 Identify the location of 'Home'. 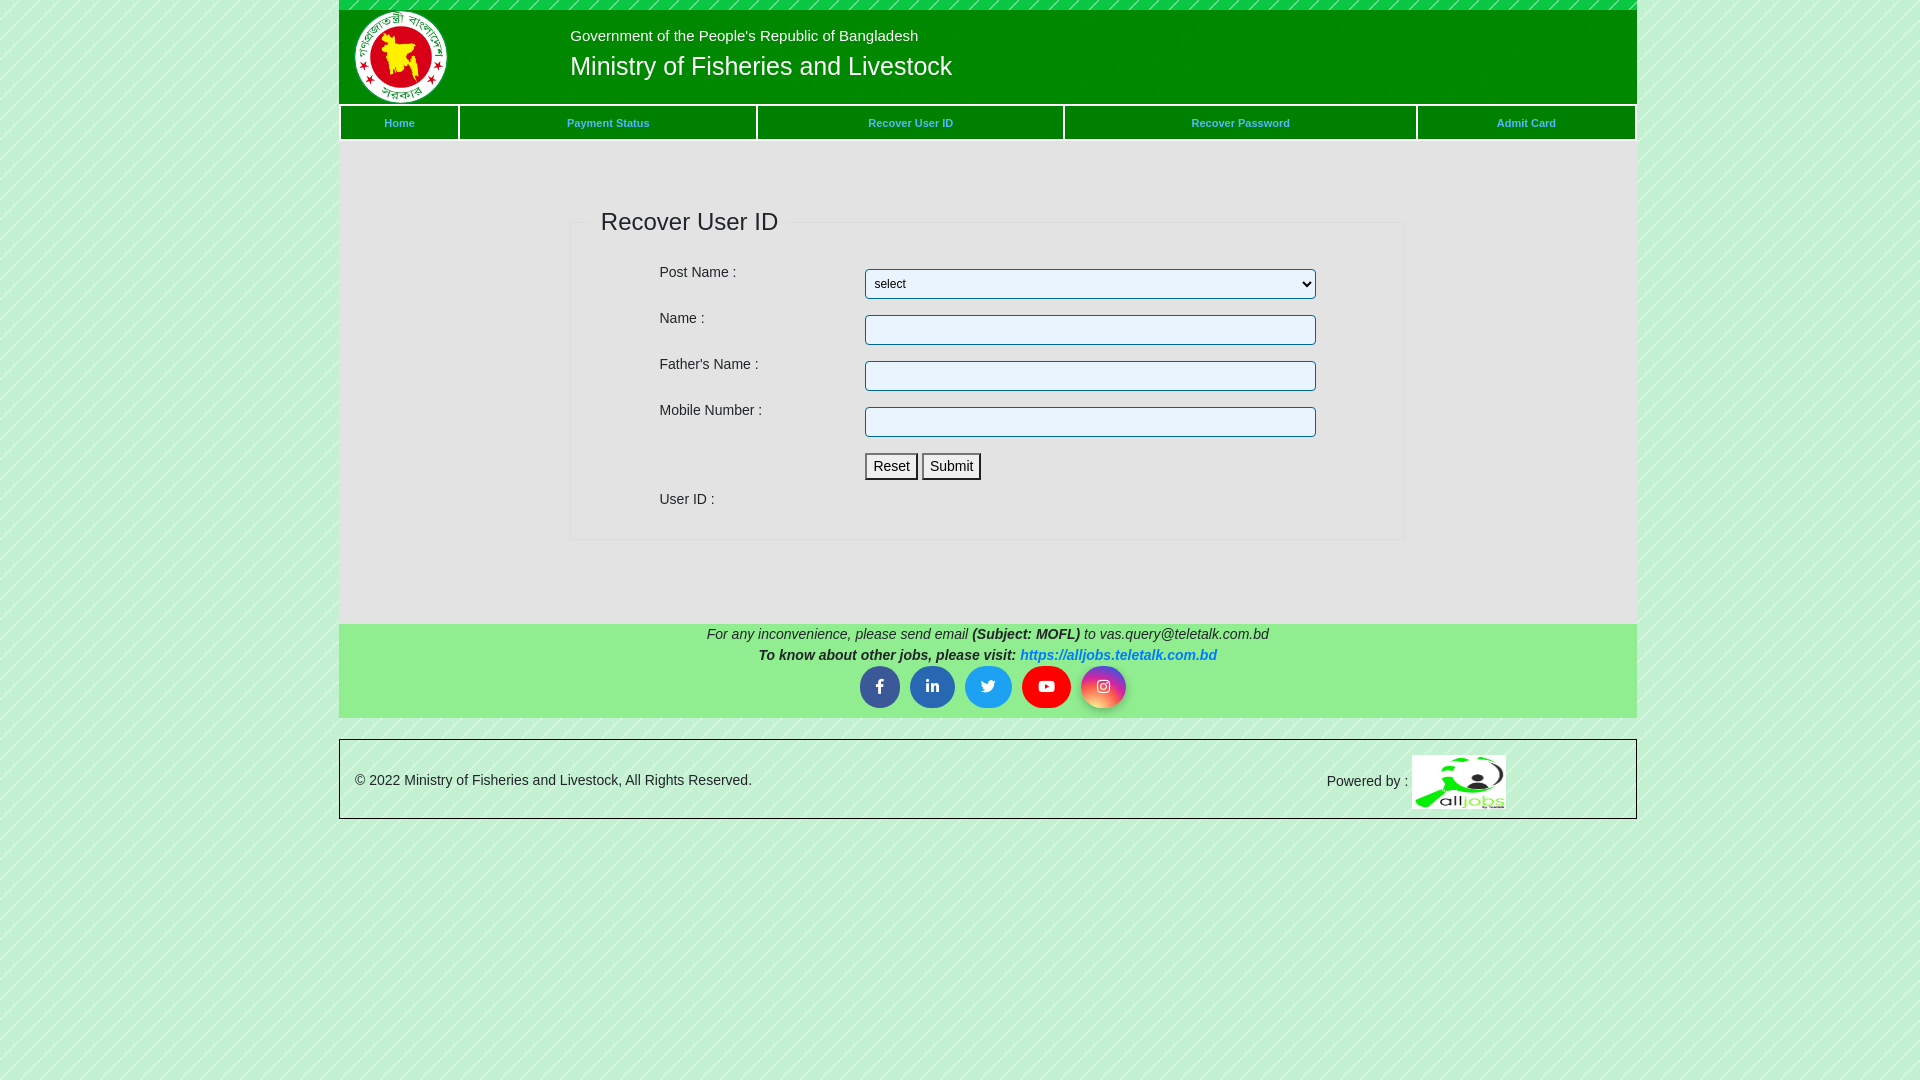
(399, 123).